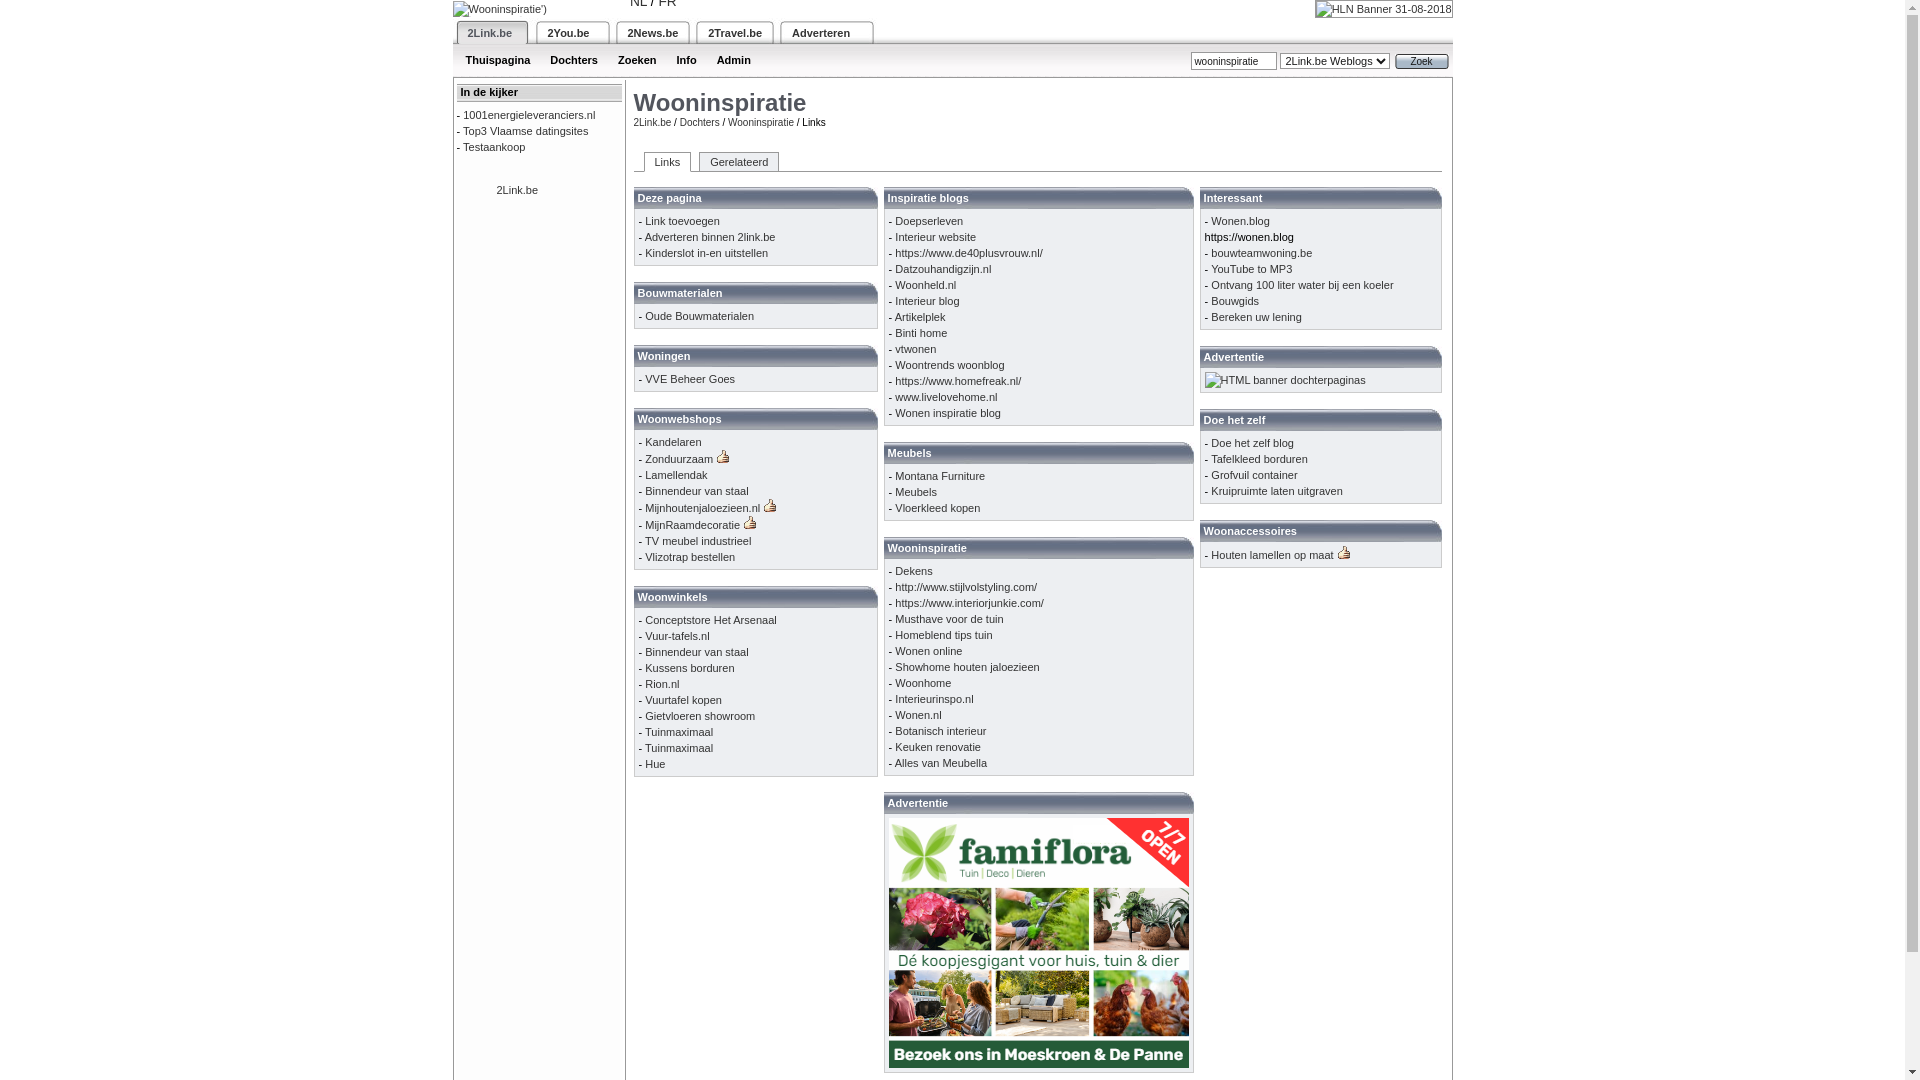 Image resolution: width=1920 pixels, height=1080 pixels. What do you see at coordinates (666, 59) in the screenshot?
I see `'Info'` at bounding box center [666, 59].